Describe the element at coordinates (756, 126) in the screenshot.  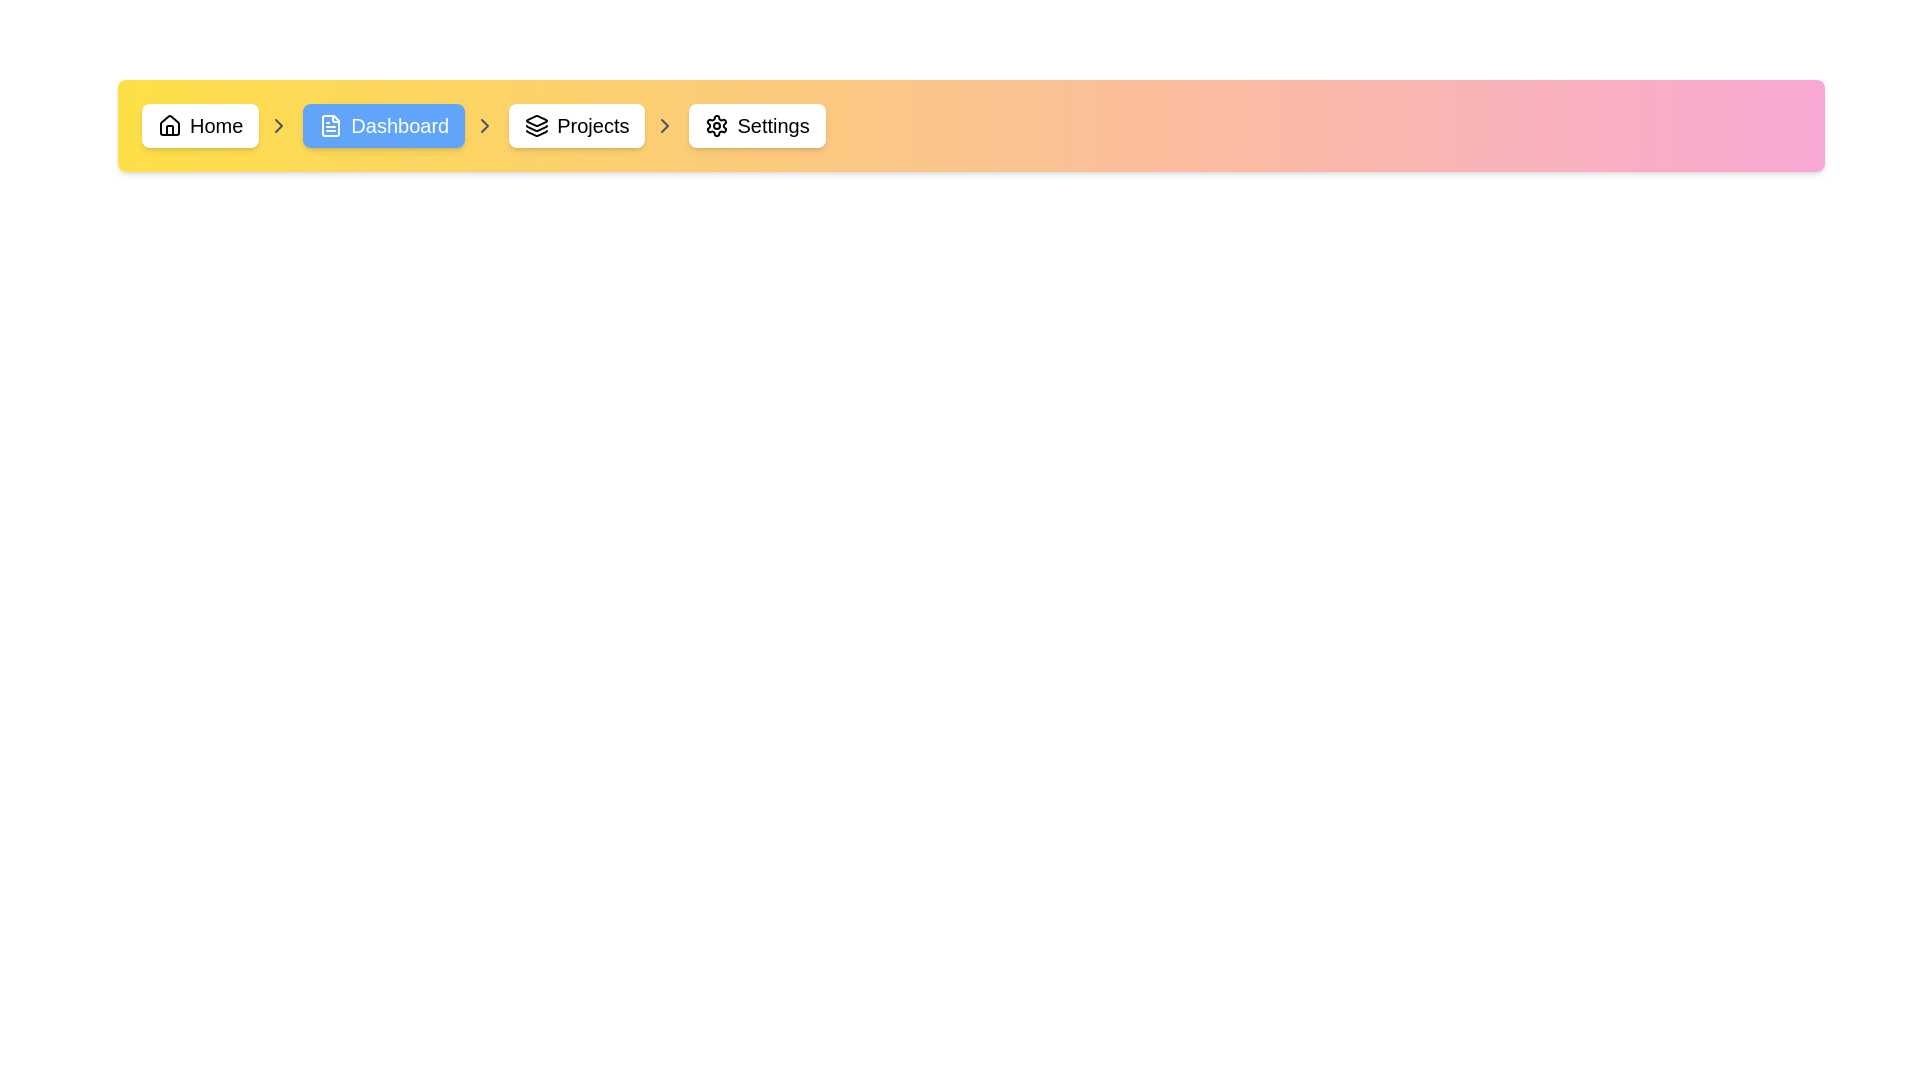
I see `the 'Settings' button, which is the last button in the horizontal navigation bar, to trigger a visual response such as a background color change` at that location.